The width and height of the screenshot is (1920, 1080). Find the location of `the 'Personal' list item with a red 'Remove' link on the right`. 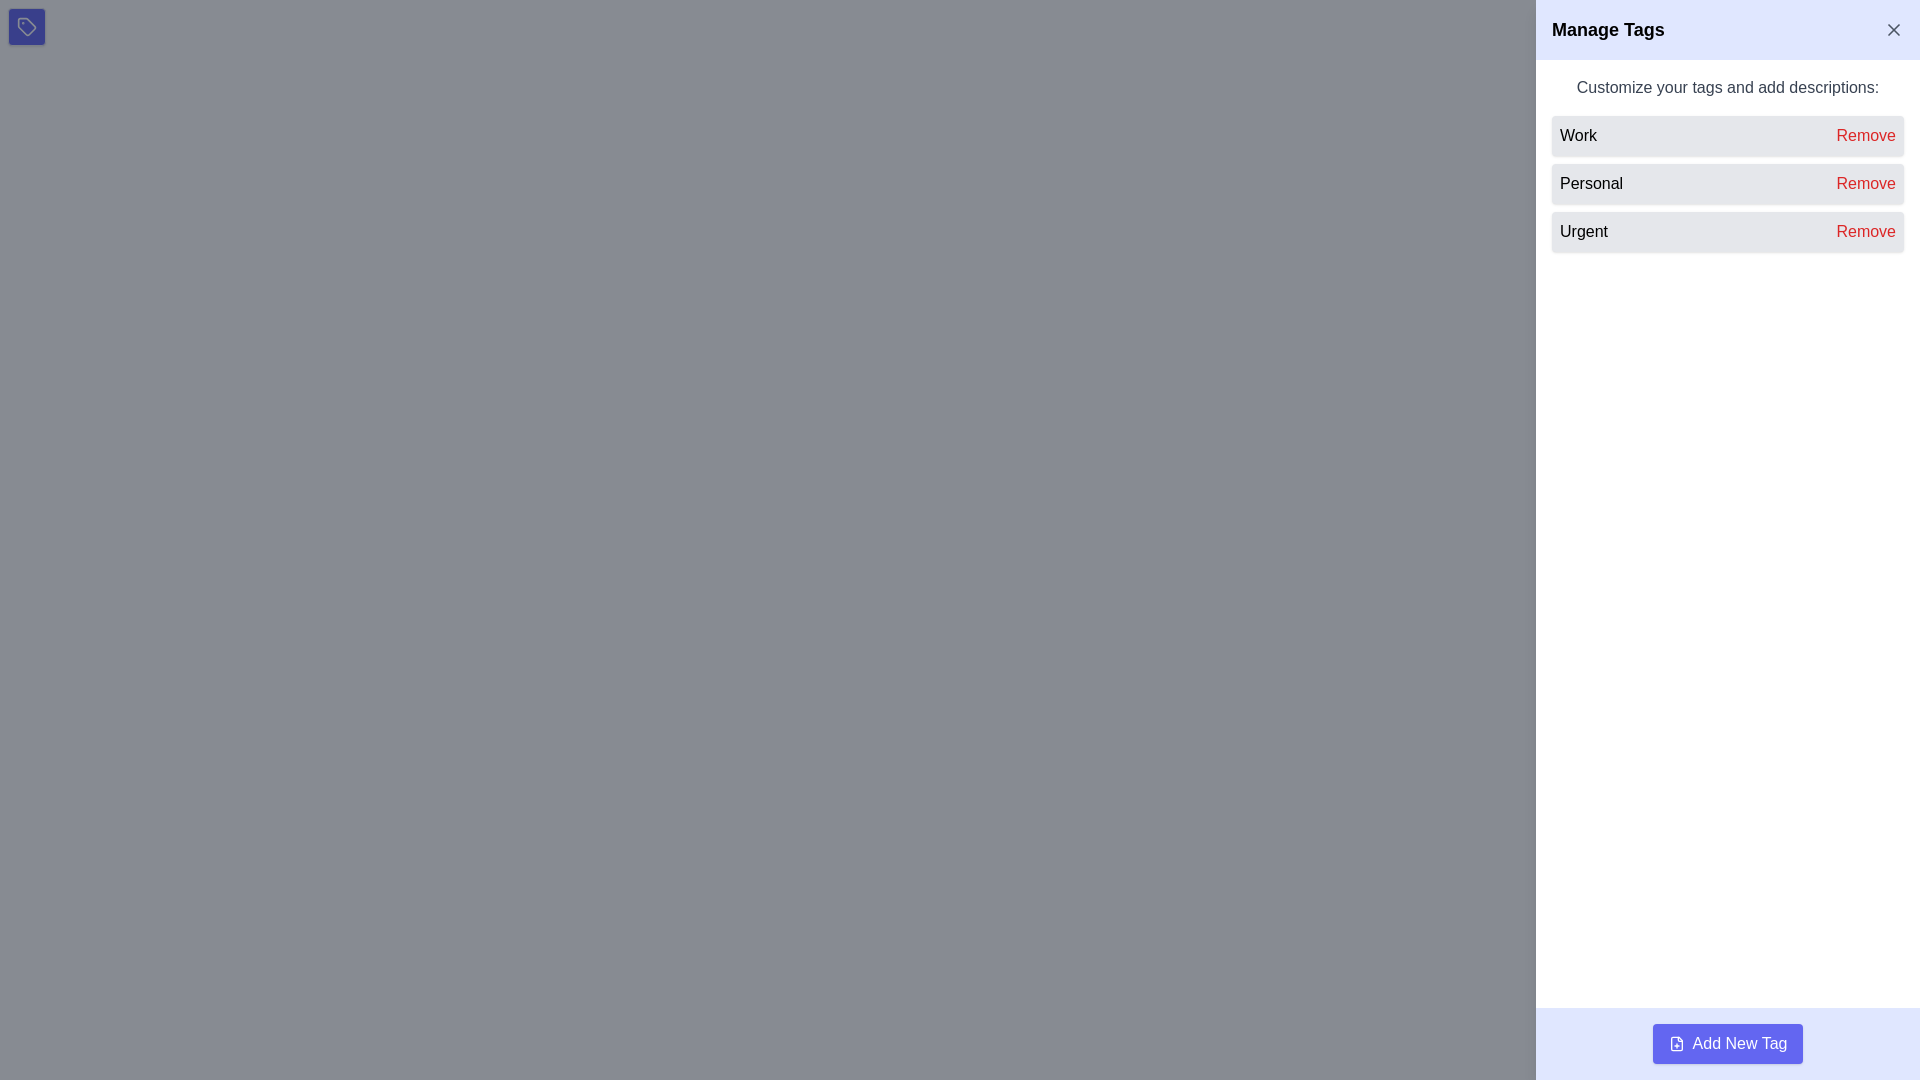

the 'Personal' list item with a red 'Remove' link on the right is located at coordinates (1727, 184).